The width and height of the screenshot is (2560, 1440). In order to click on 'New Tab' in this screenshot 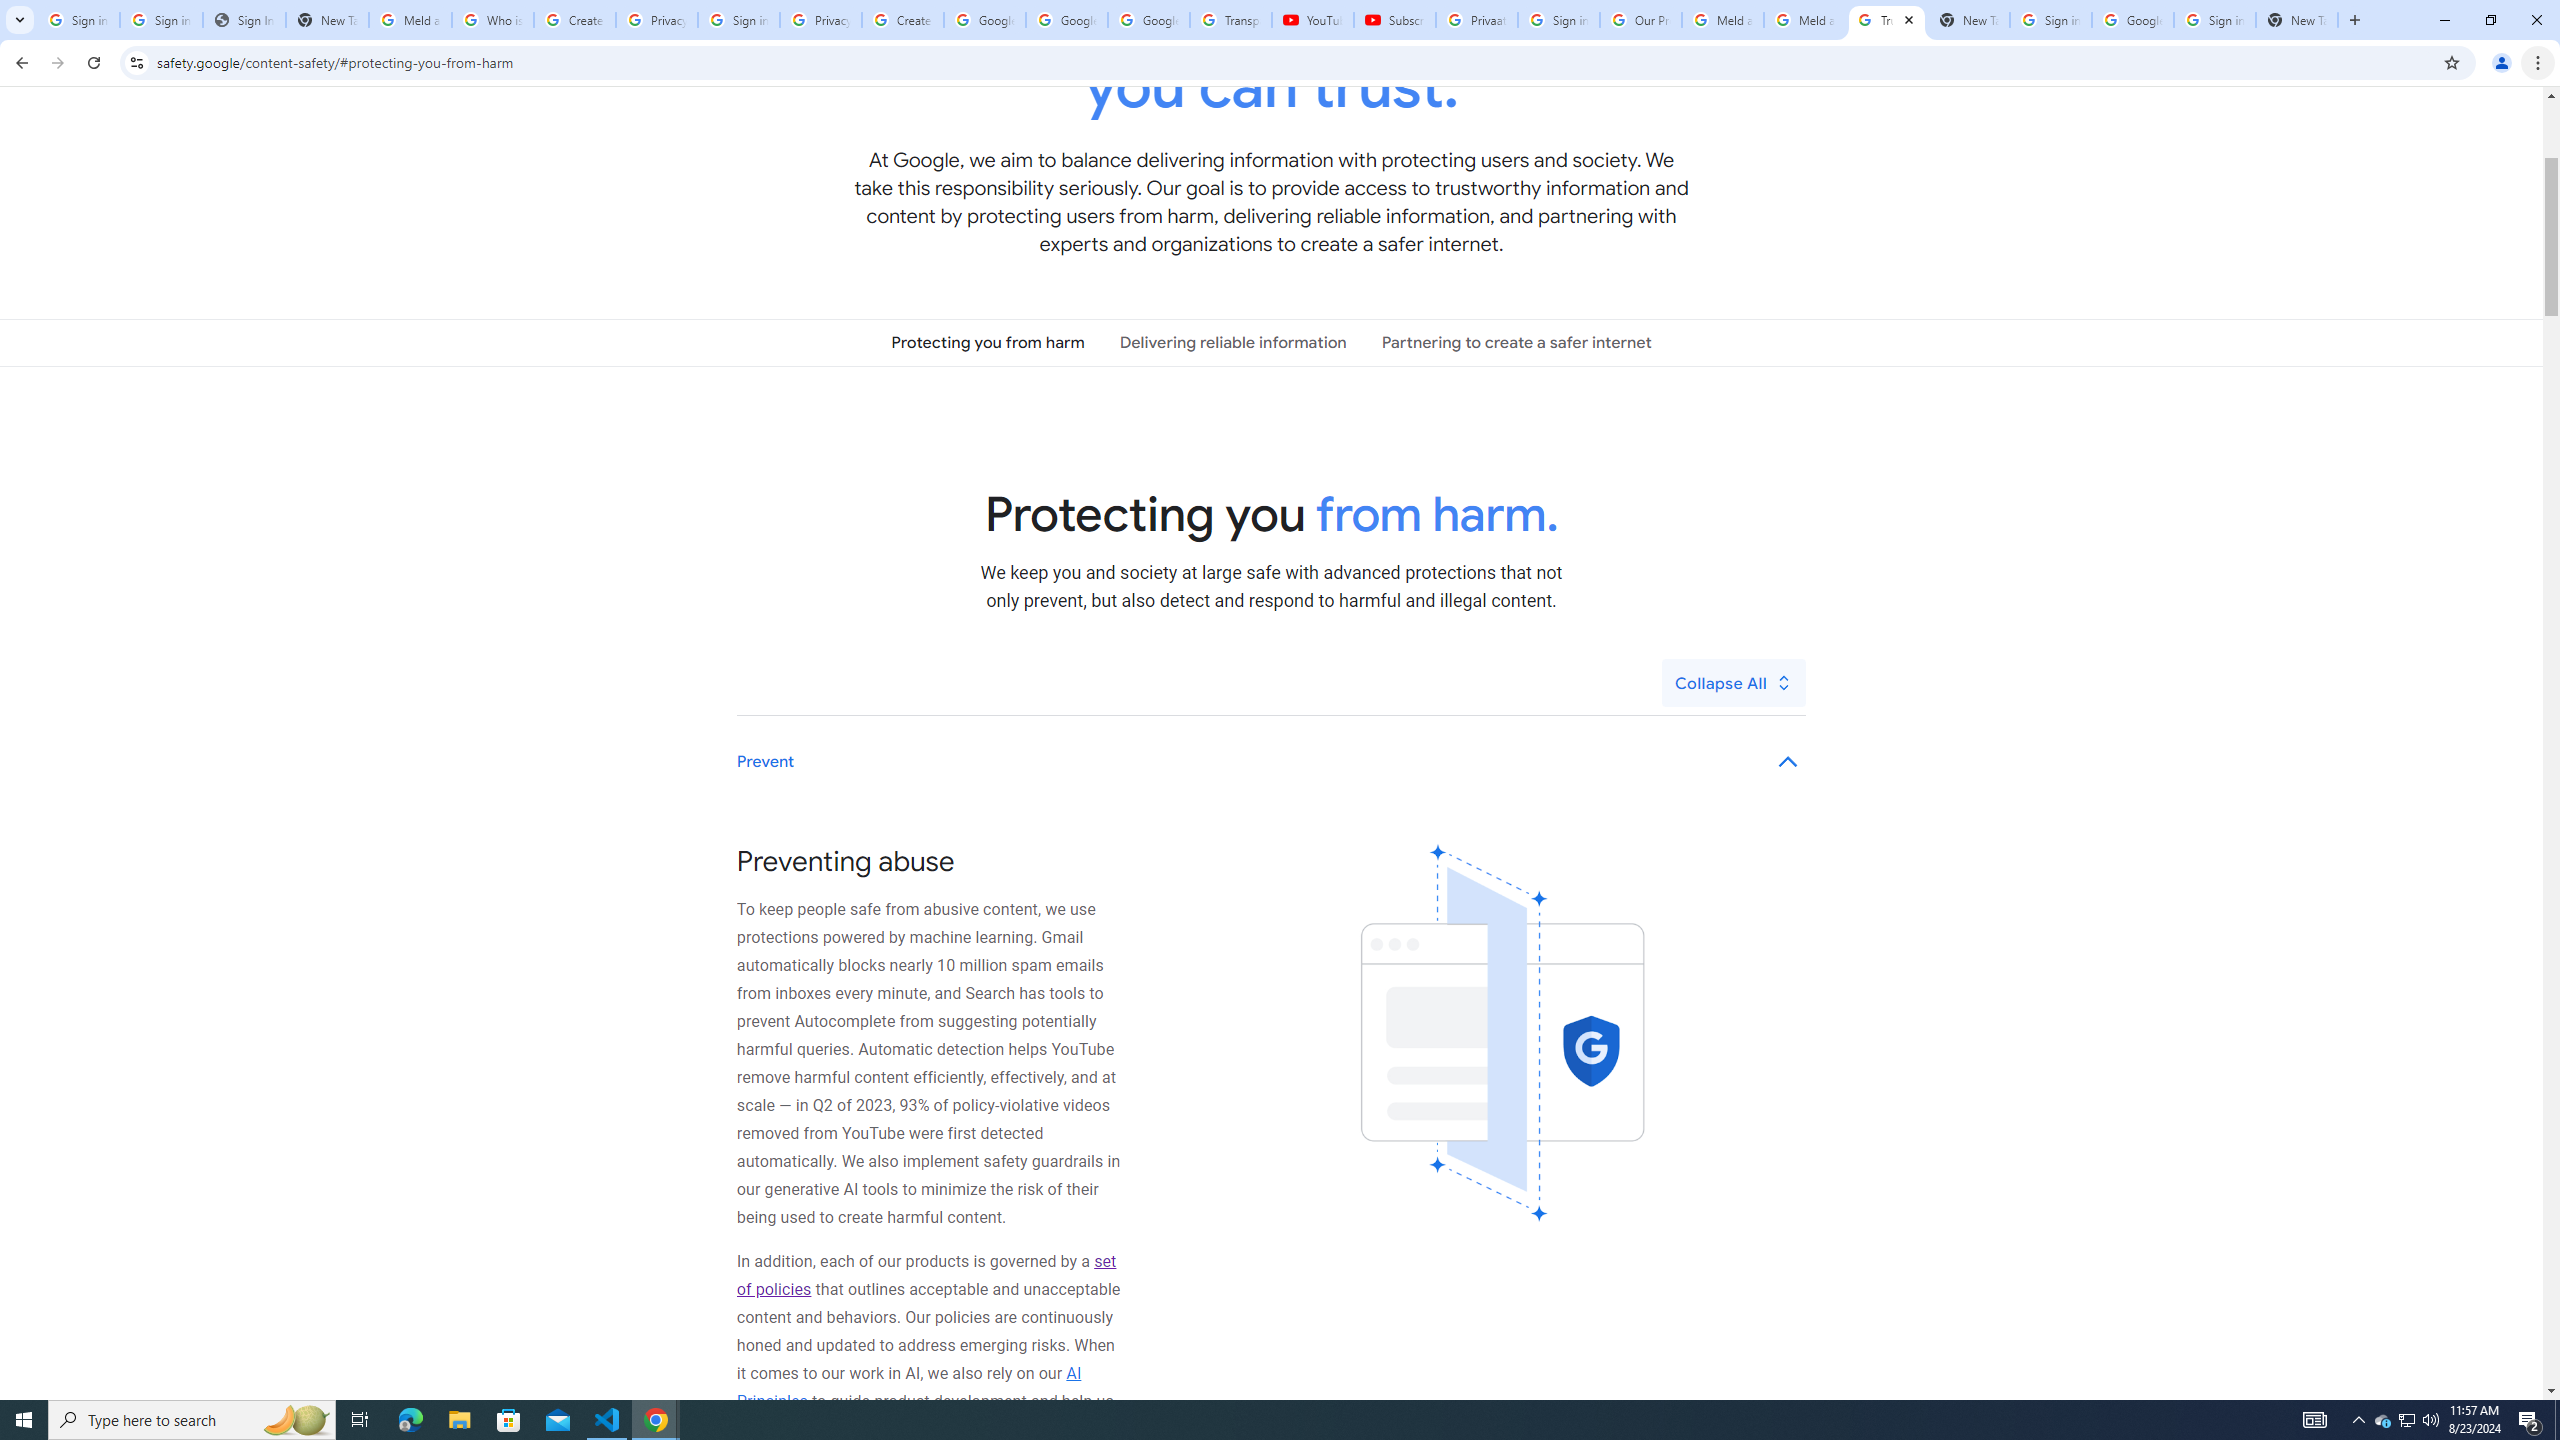, I will do `click(2296, 19)`.